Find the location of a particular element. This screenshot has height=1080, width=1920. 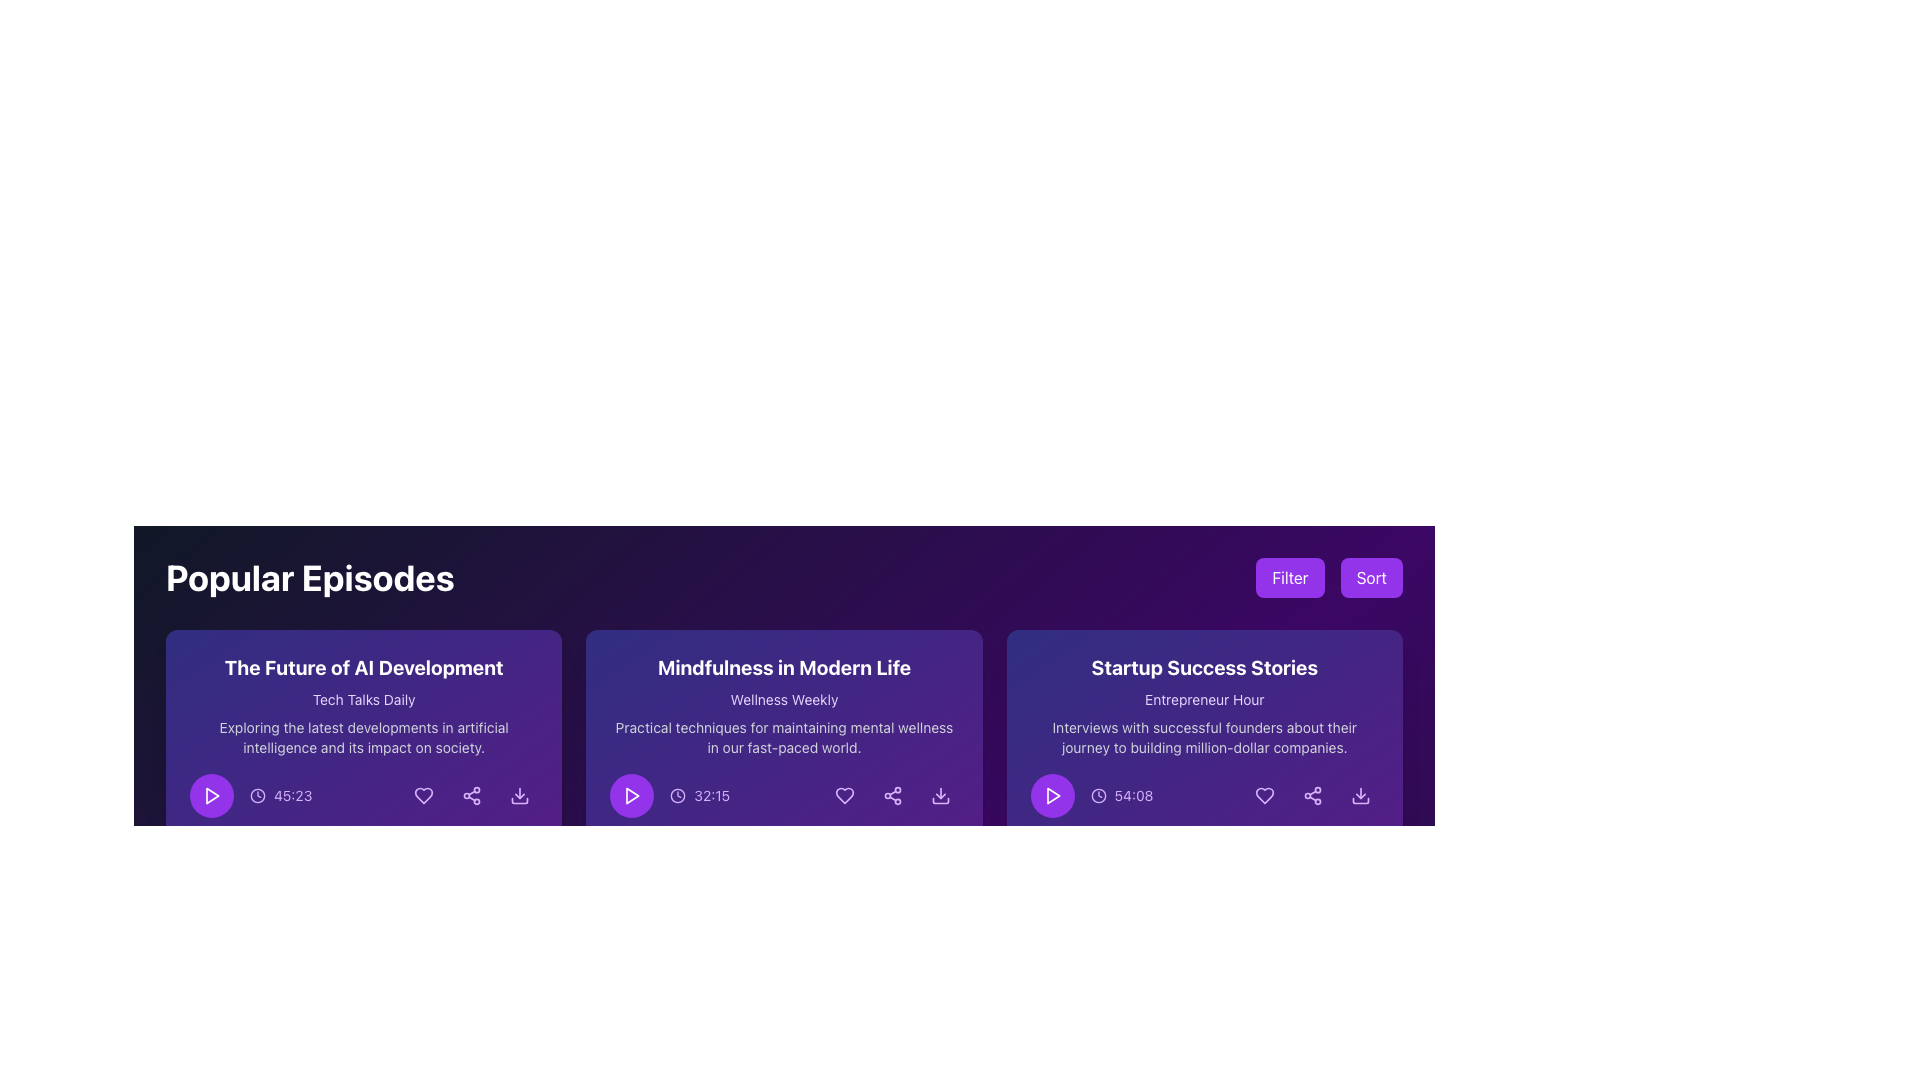

the heart icon located below the 'Mindfulness in Modern Life' card to mark the podcast episode as a favorite is located at coordinates (844, 794).